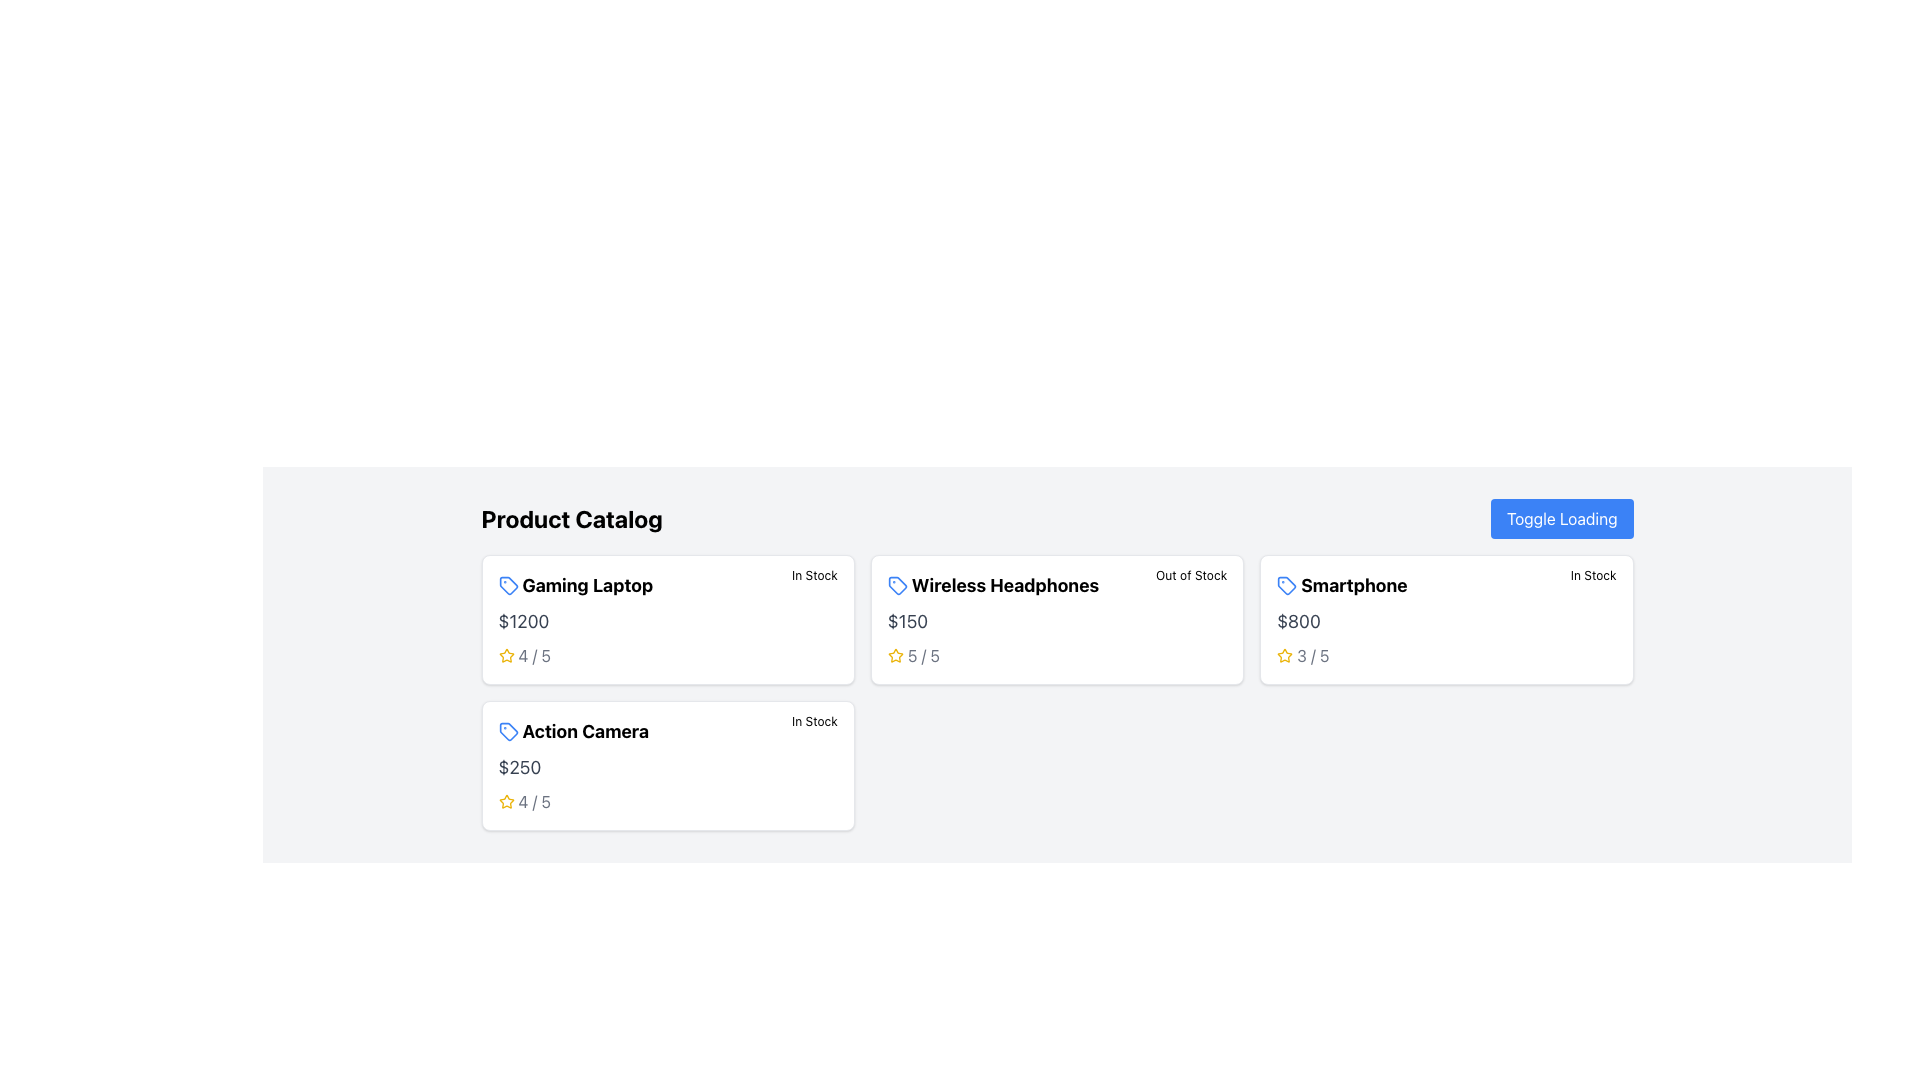  What do you see at coordinates (508, 585) in the screenshot?
I see `the visual indicator icon to the left of the 'Gaming Laptop' text in the Product Catalog interface` at bounding box center [508, 585].